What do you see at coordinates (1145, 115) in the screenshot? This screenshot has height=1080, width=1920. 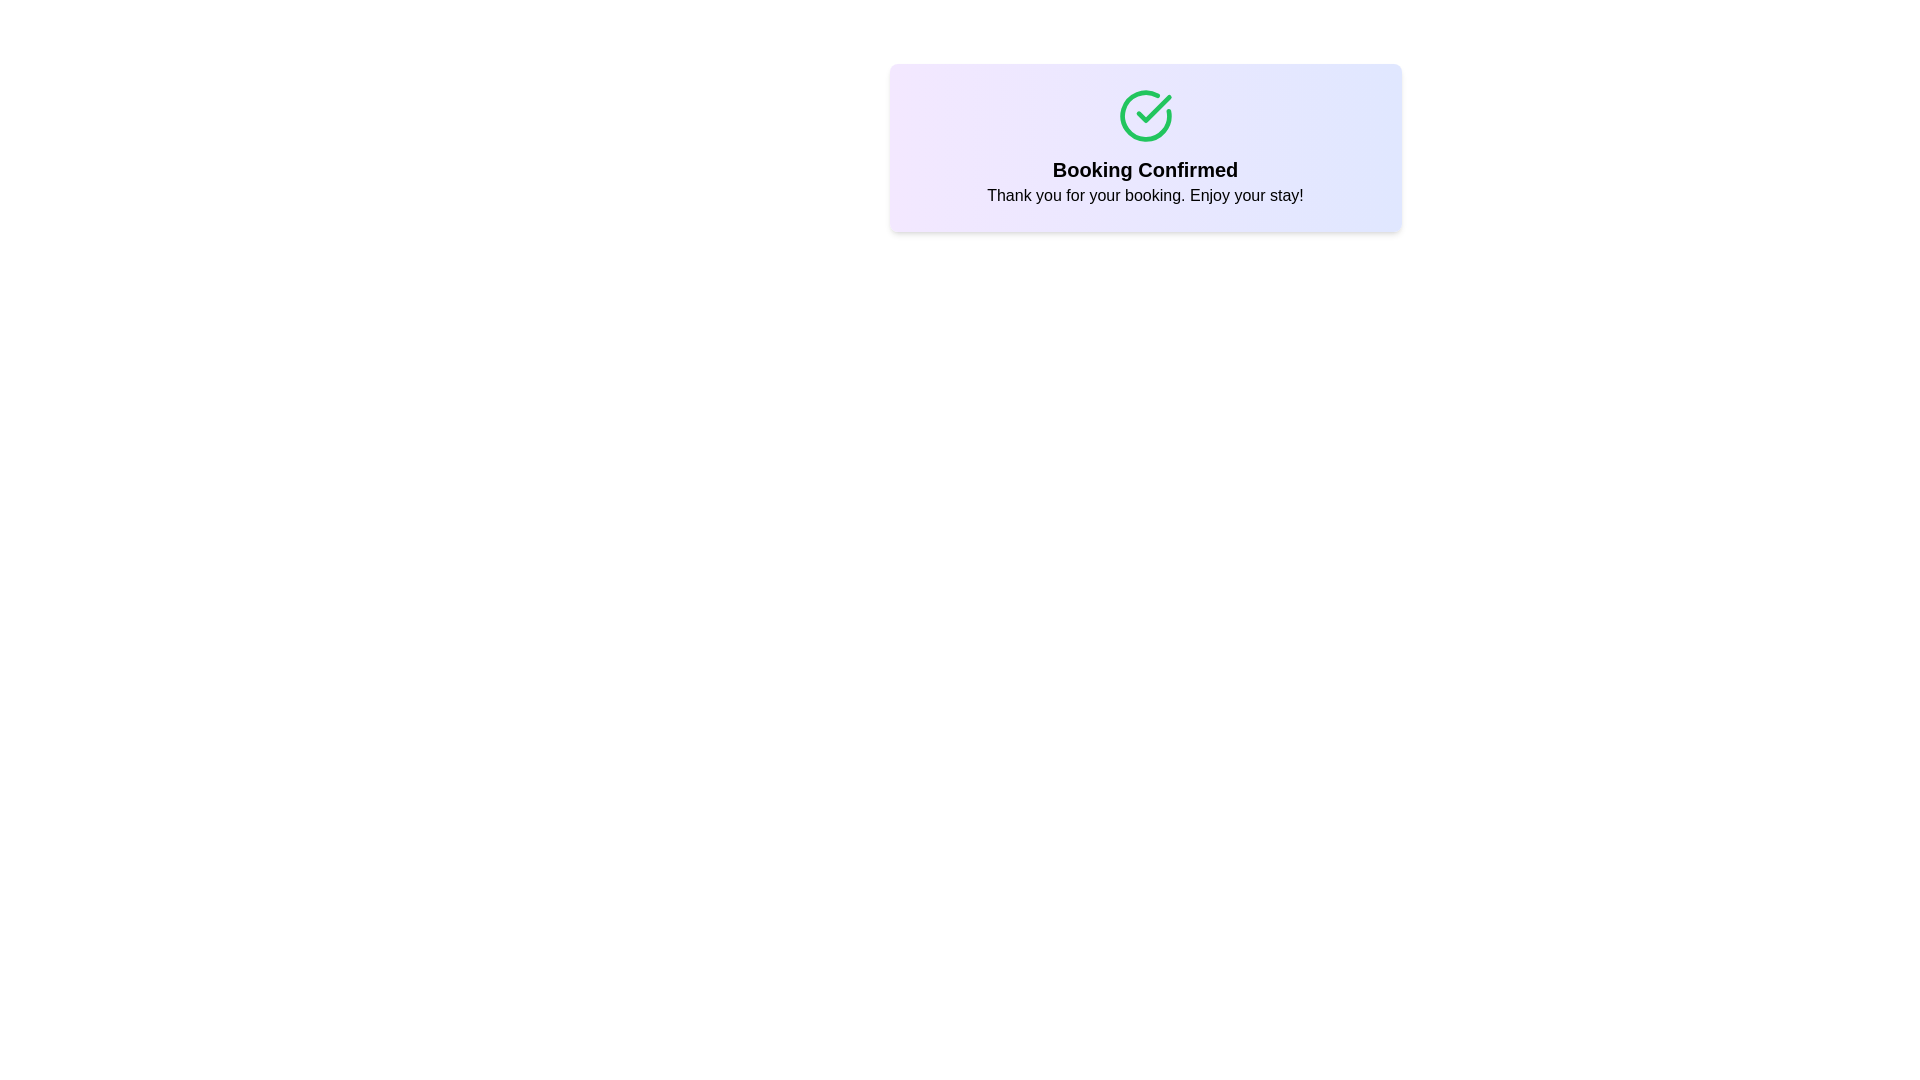 I see `the large green checkmark icon located at the top center of the card-like background, which signifies visual confirmation of 'Booking Confirmed.'` at bounding box center [1145, 115].